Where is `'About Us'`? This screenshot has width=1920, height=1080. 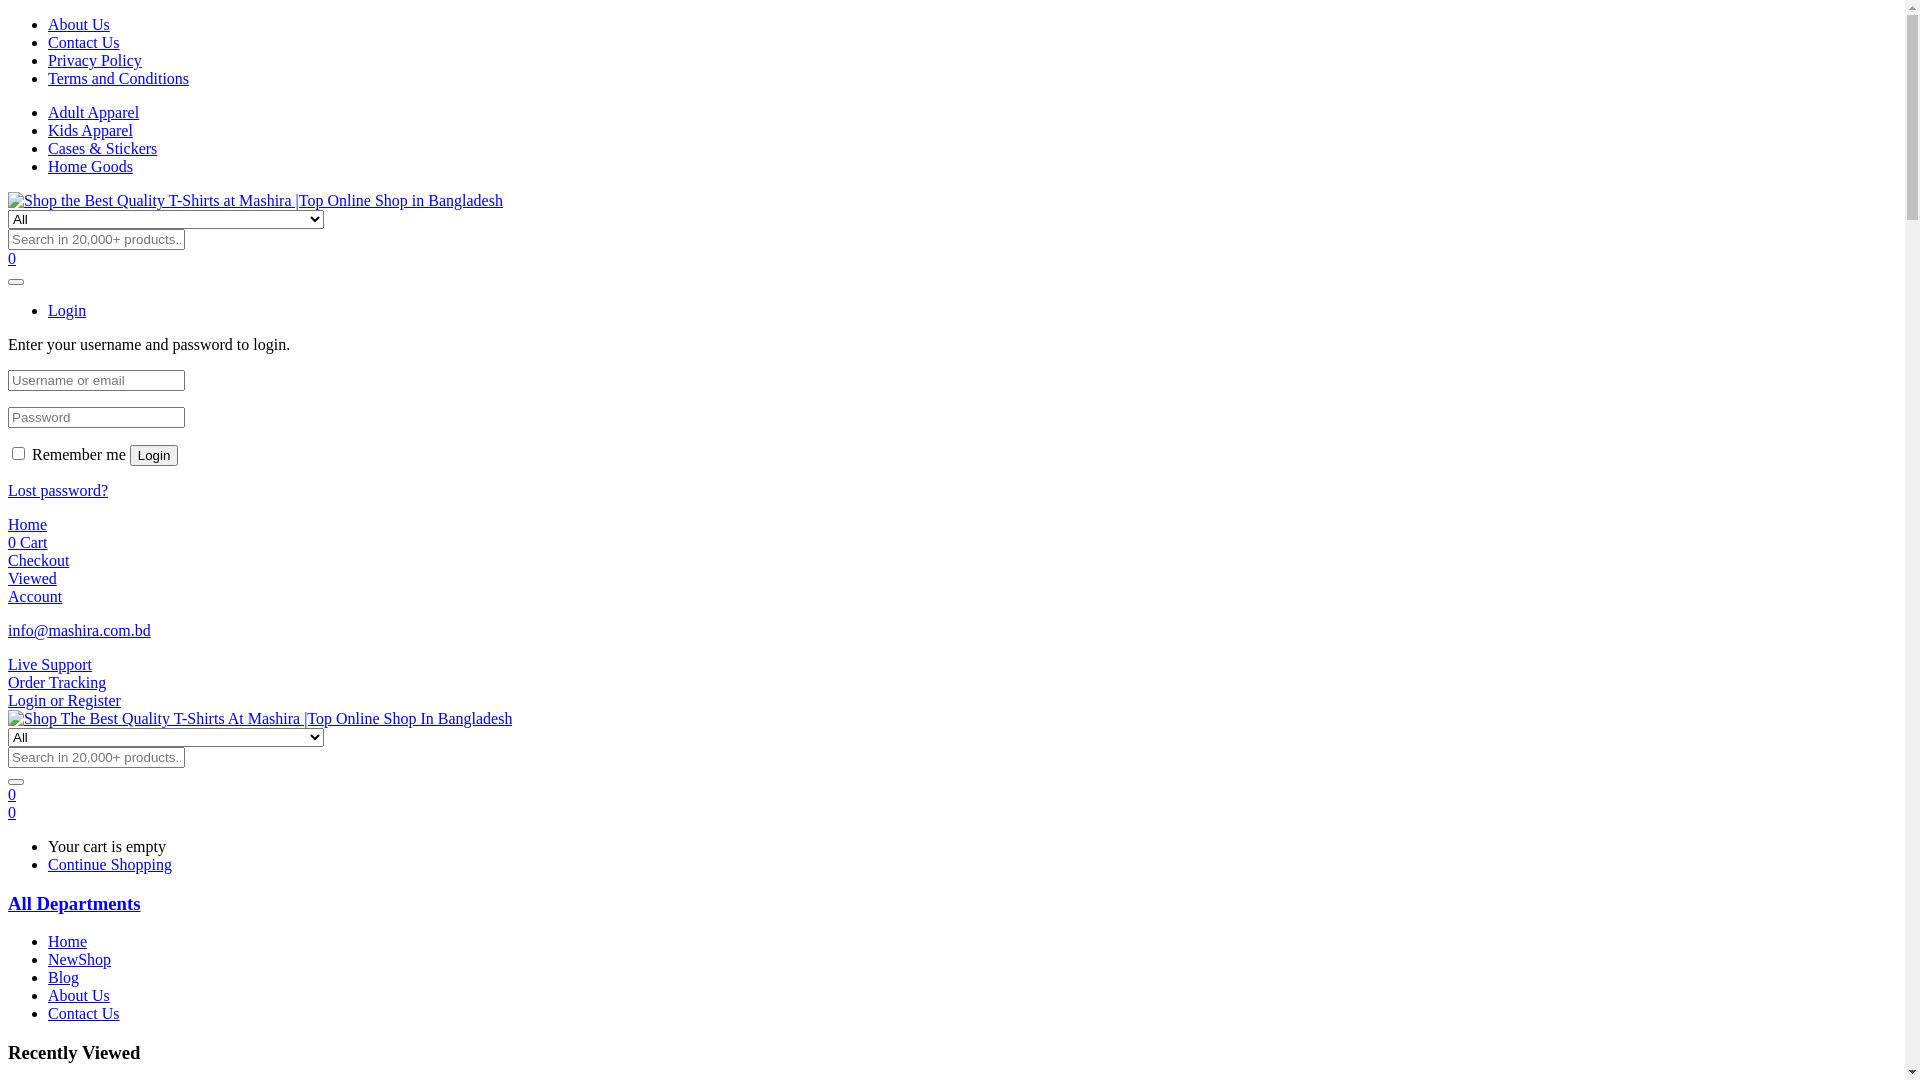
'About Us' is located at coordinates (78, 995).